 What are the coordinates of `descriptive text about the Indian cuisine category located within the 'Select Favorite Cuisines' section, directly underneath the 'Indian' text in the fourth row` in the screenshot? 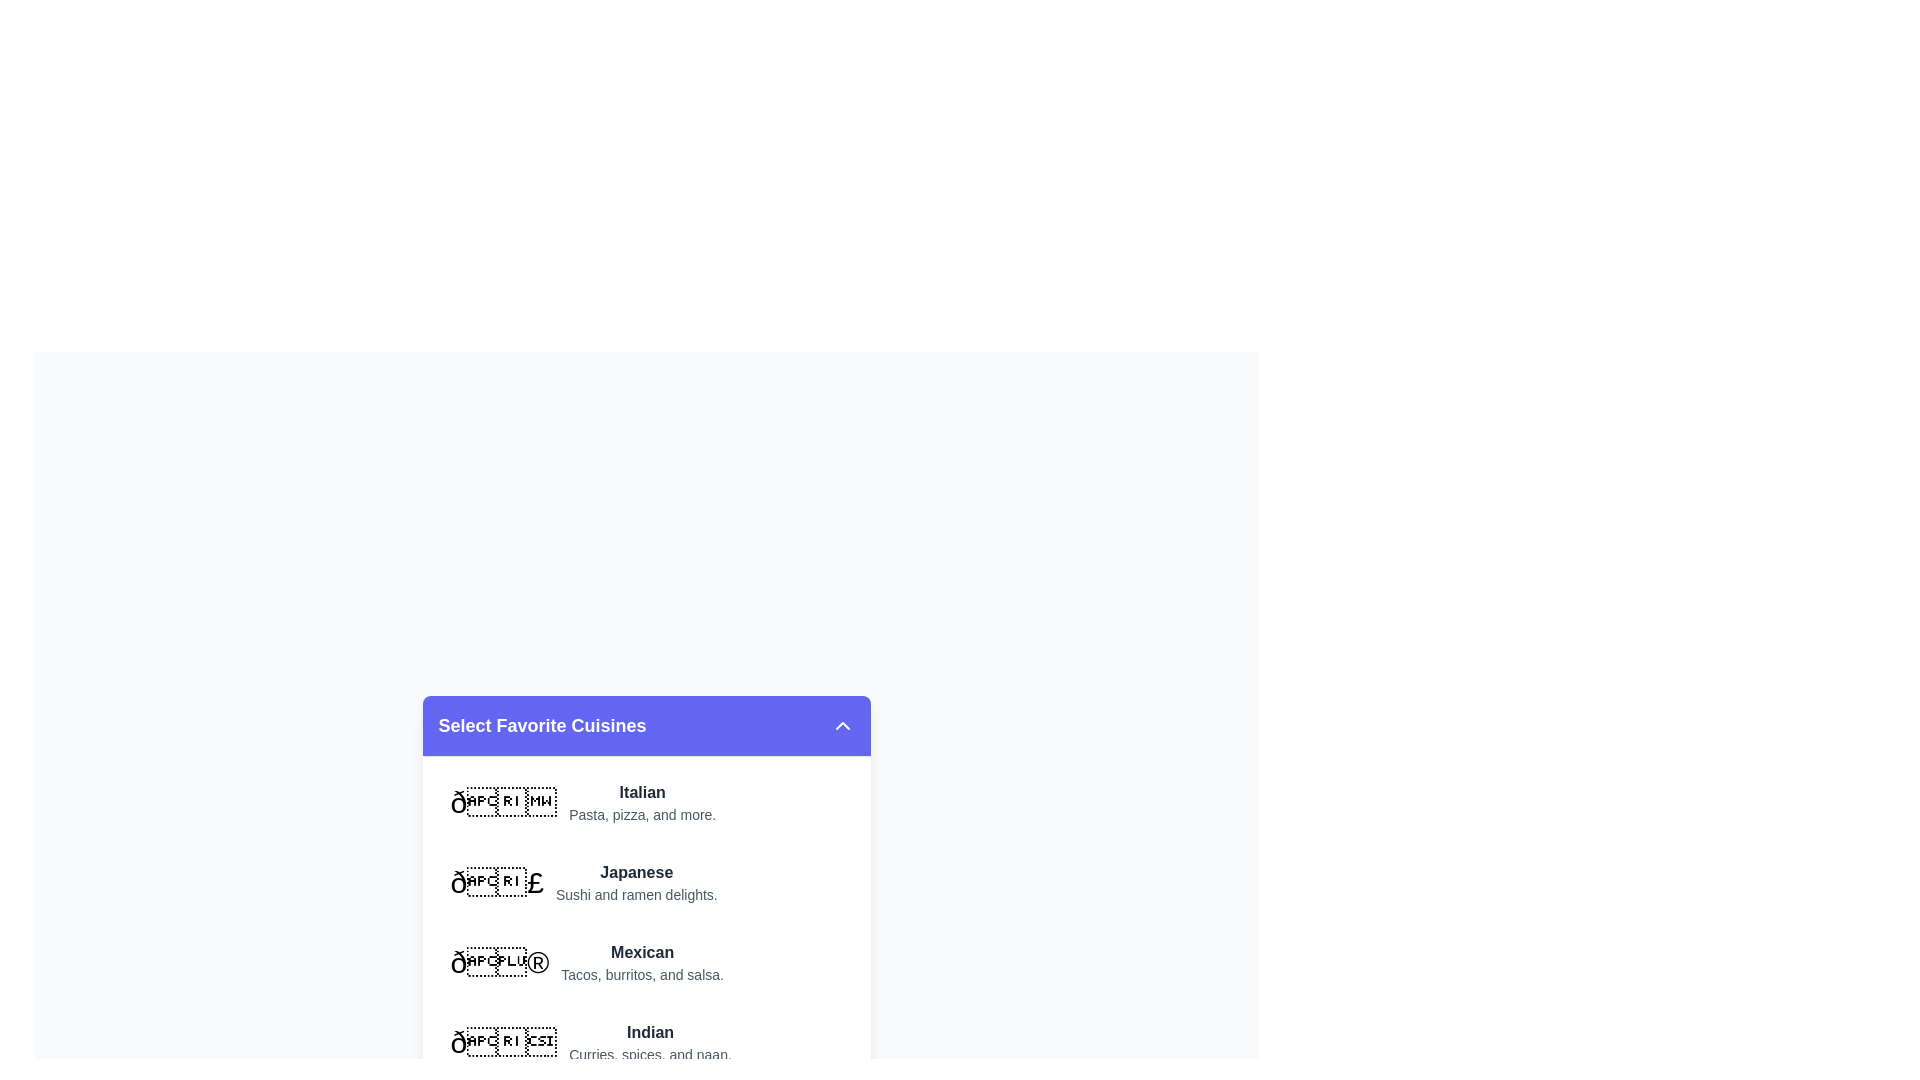 It's located at (650, 1053).